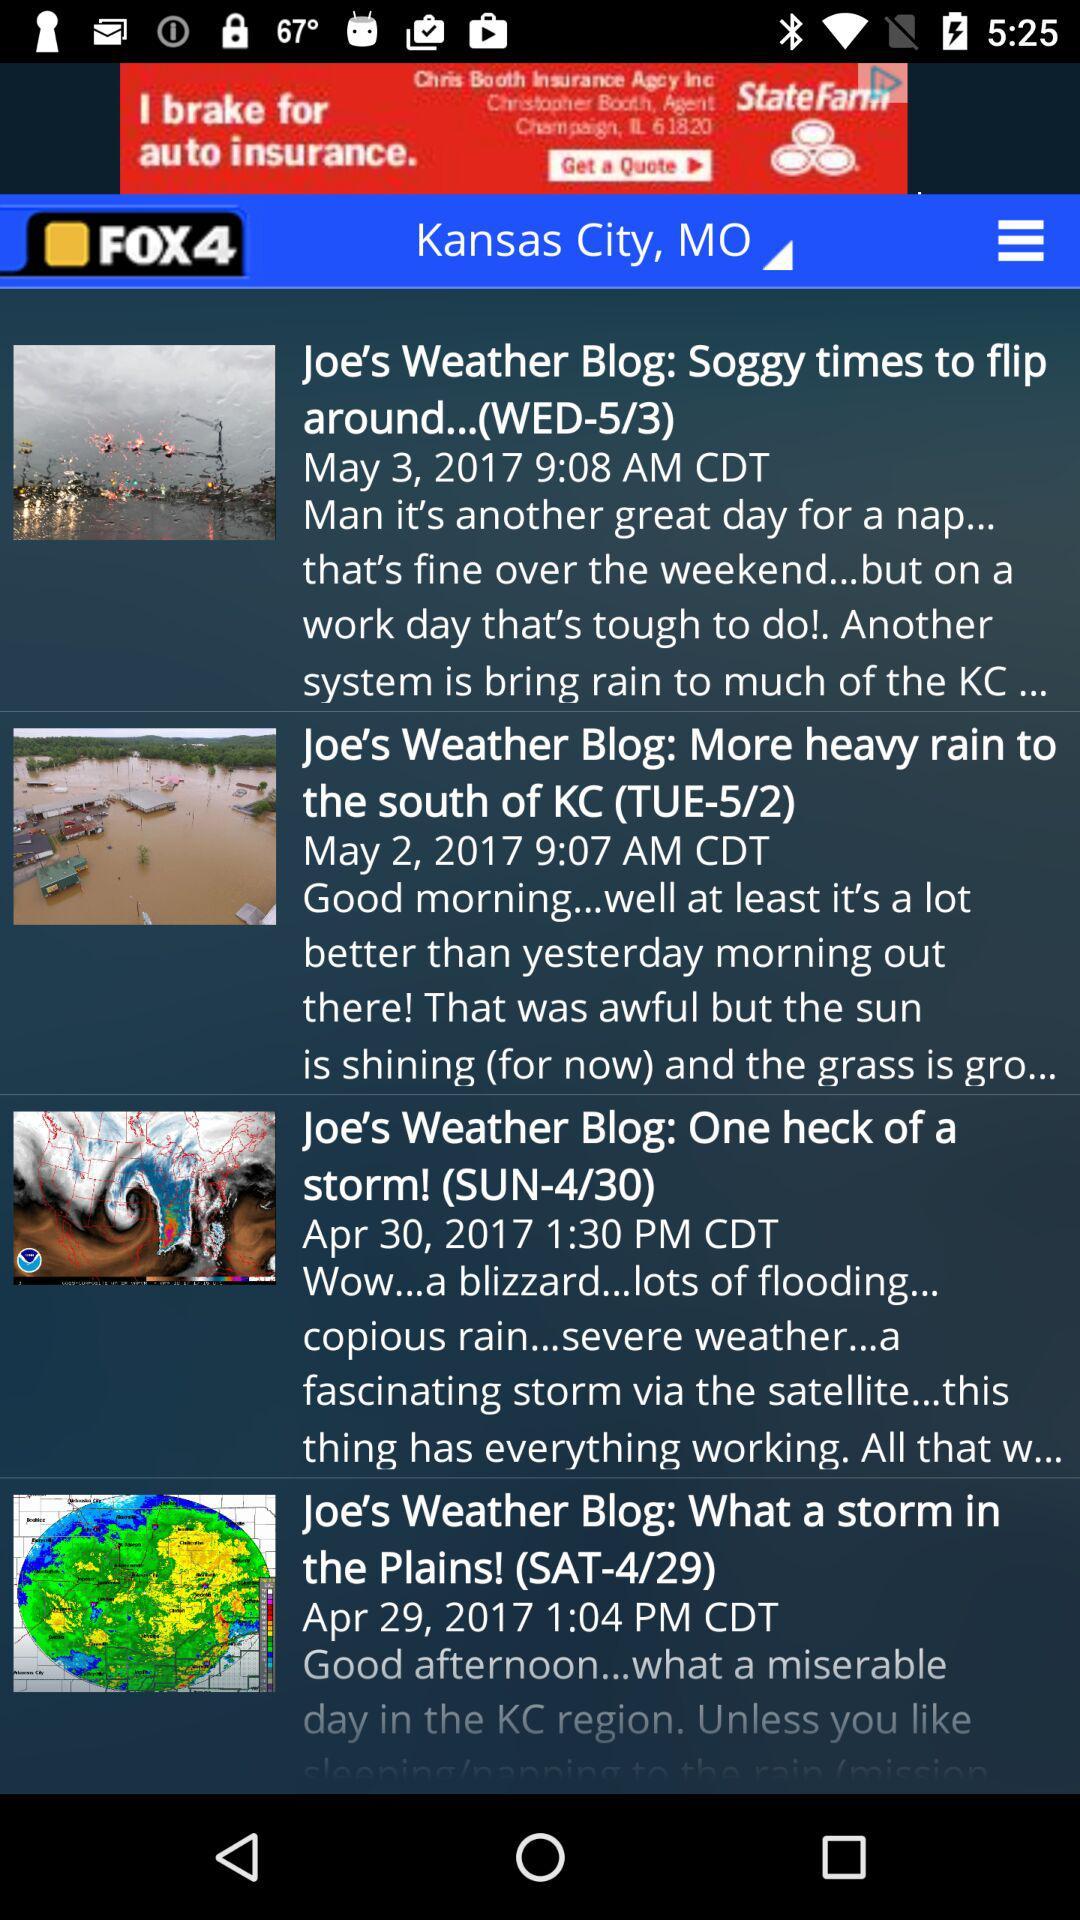 The width and height of the screenshot is (1080, 1920). Describe the element at coordinates (617, 240) in the screenshot. I see `kansas city, mo icon` at that location.